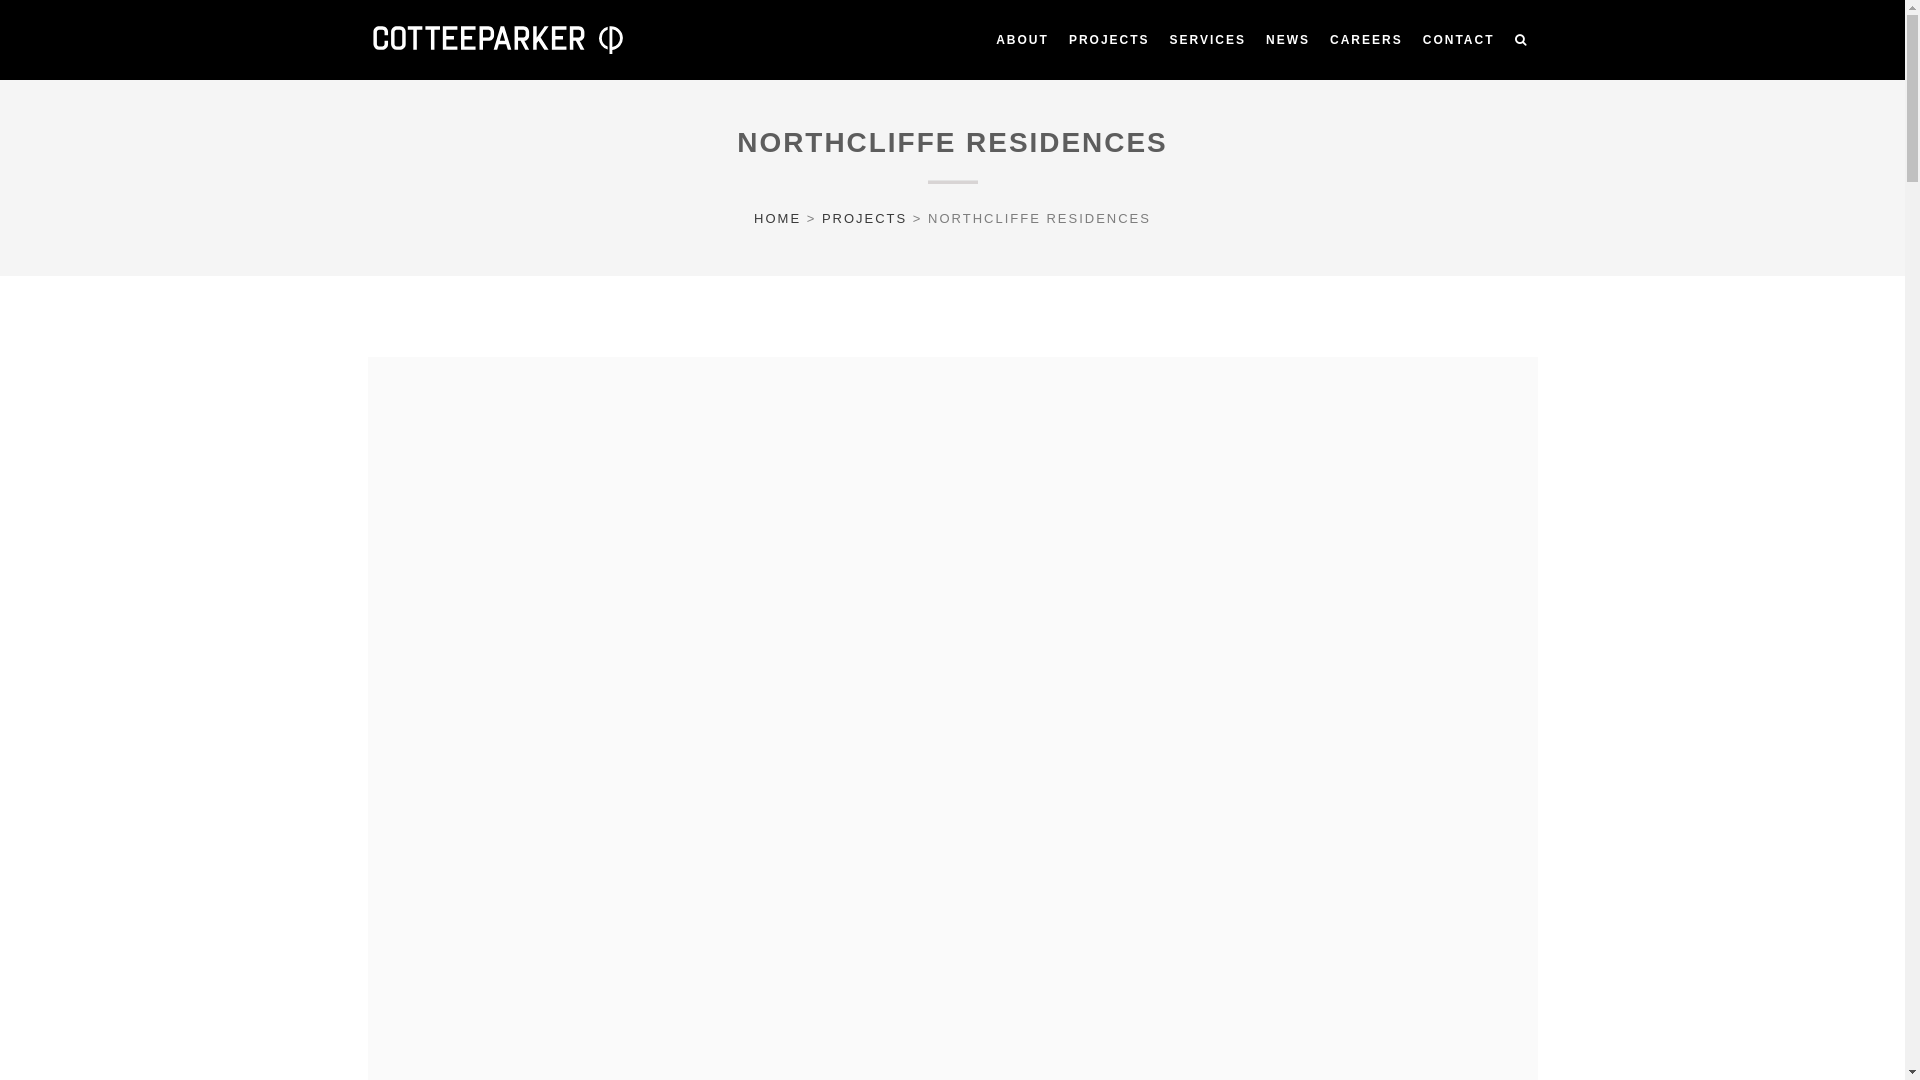 The height and width of the screenshot is (1080, 1920). Describe the element at coordinates (776, 218) in the screenshot. I see `'HOME'` at that location.